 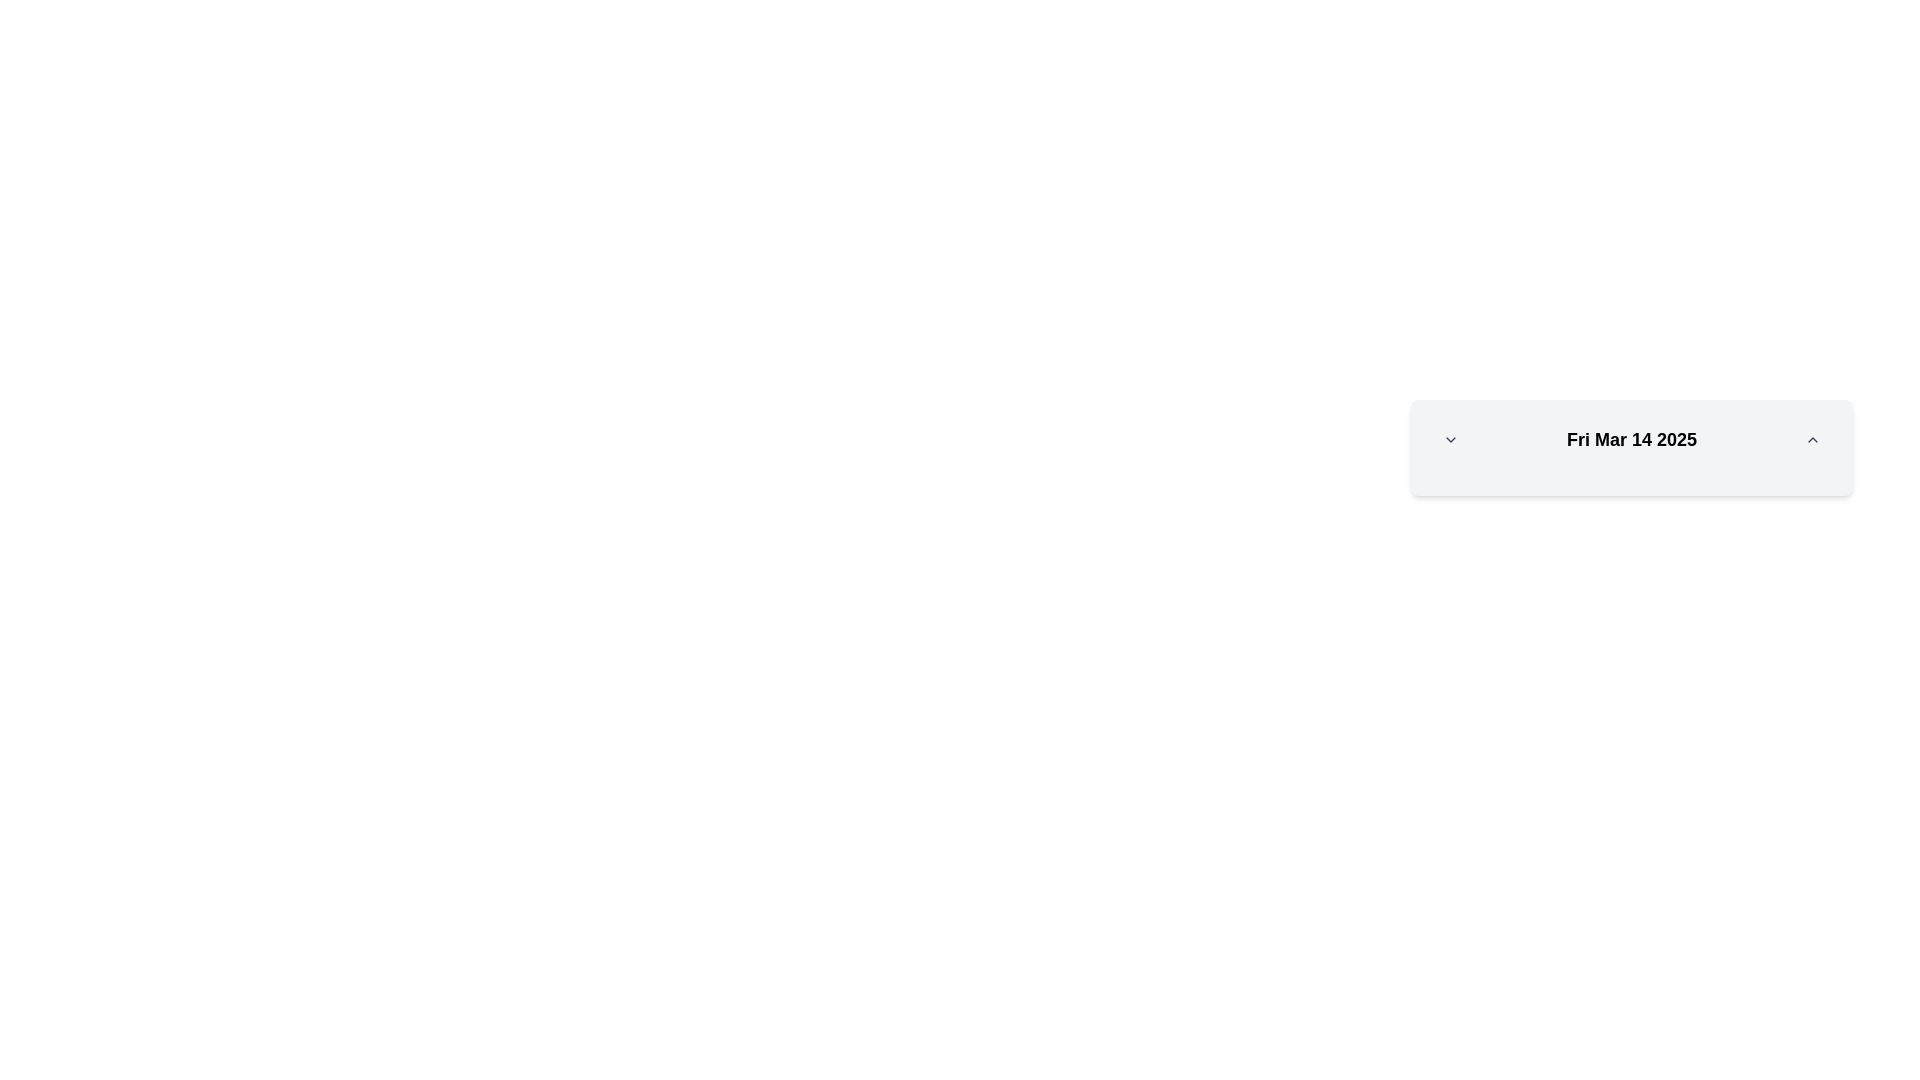 I want to click on the downwards-facing chevron icon beside the date label 'Fri Mar 14 2025', so click(x=1450, y=438).